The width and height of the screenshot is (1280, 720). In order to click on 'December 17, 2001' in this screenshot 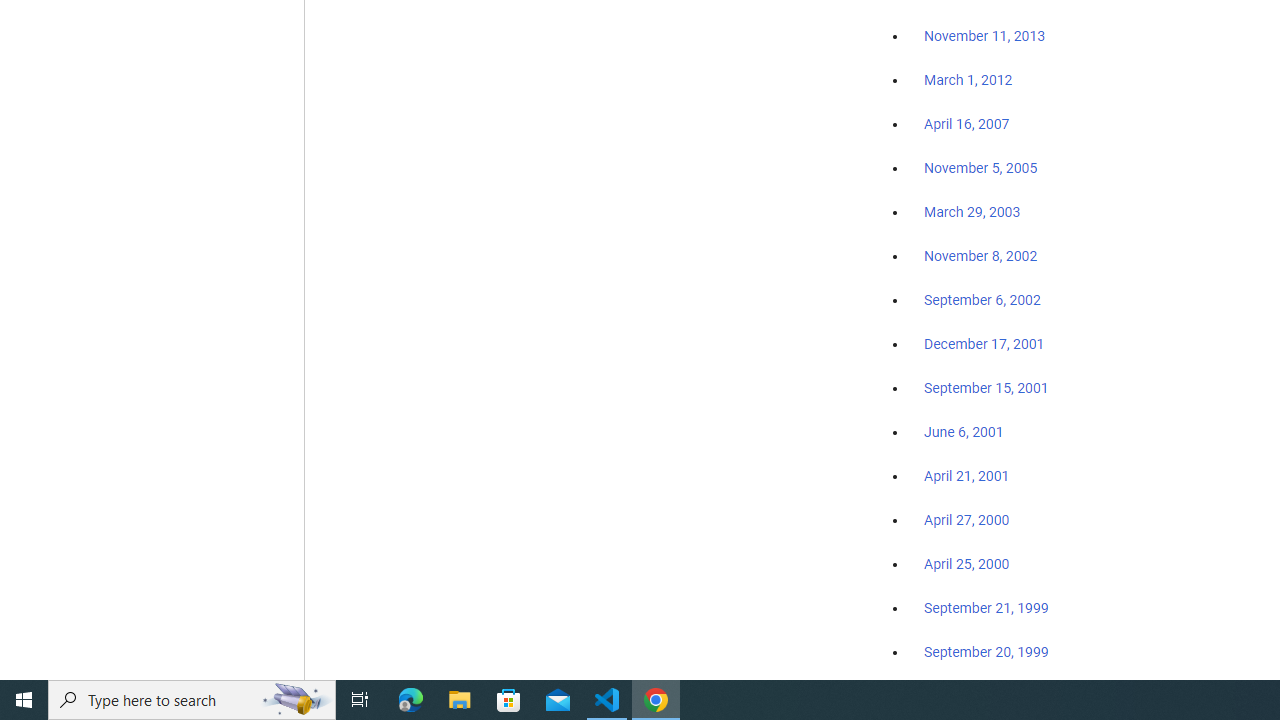, I will do `click(984, 342)`.